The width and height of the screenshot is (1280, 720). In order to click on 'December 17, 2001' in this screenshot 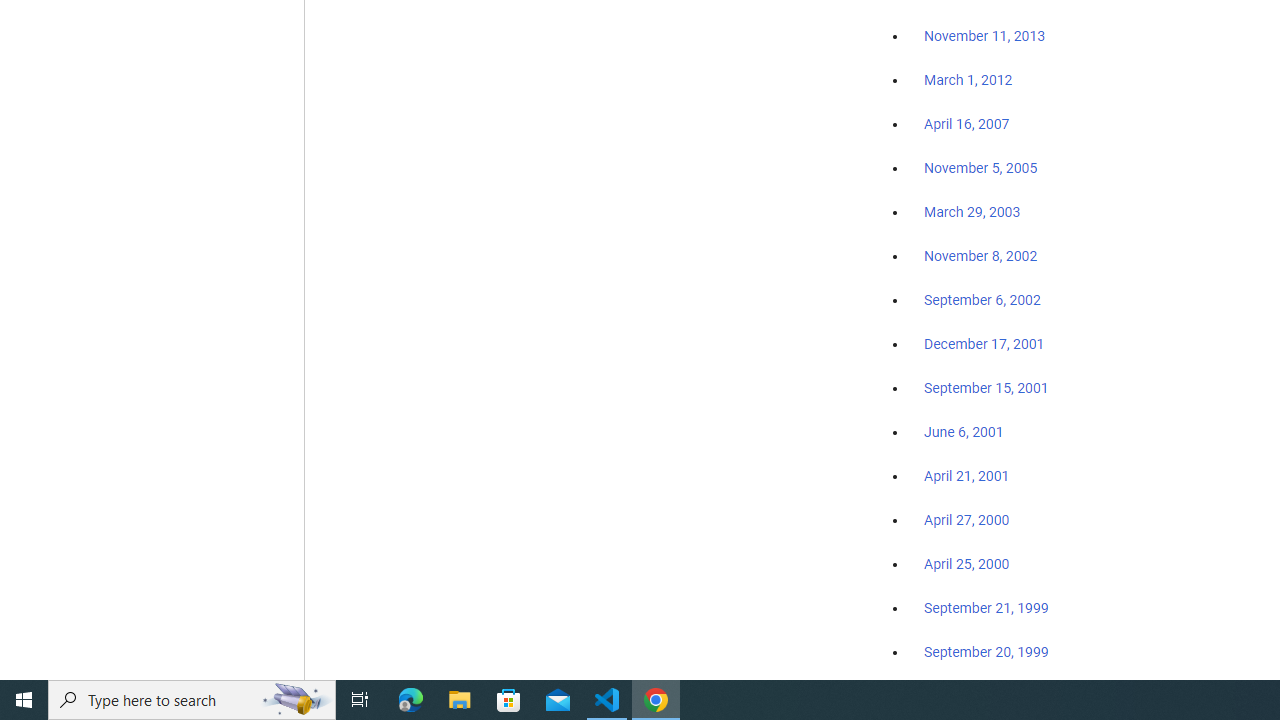, I will do `click(984, 342)`.